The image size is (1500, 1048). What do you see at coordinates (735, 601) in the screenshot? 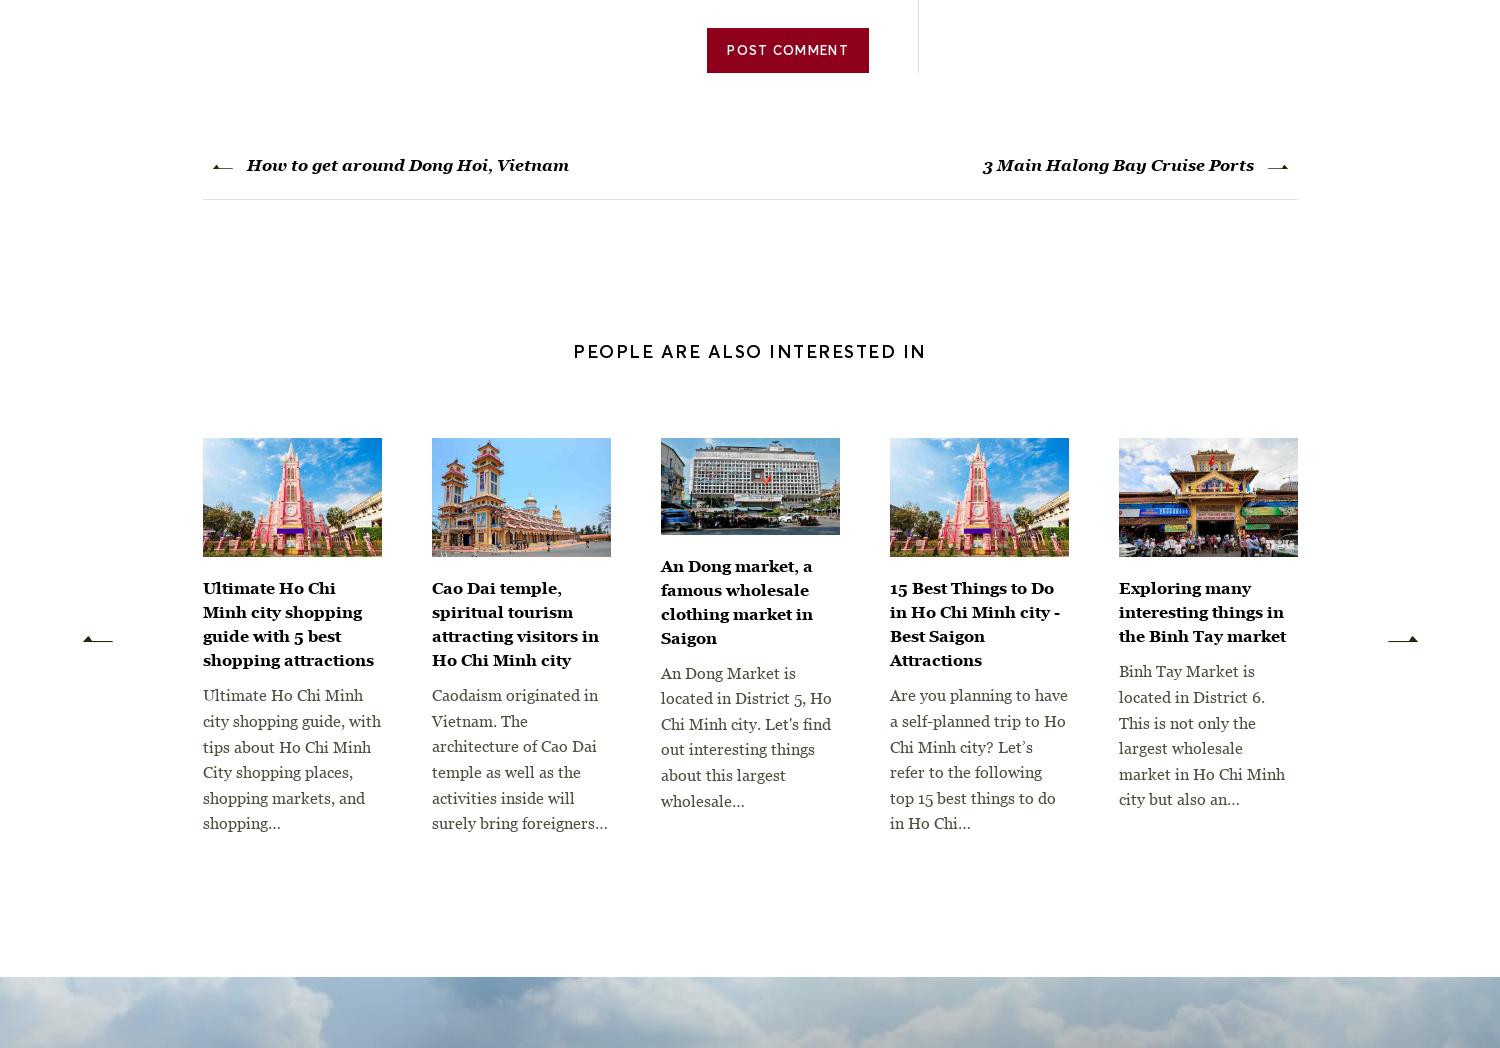
I see `'An Dong market, a famous wholesale clothing market in Saigon'` at bounding box center [735, 601].